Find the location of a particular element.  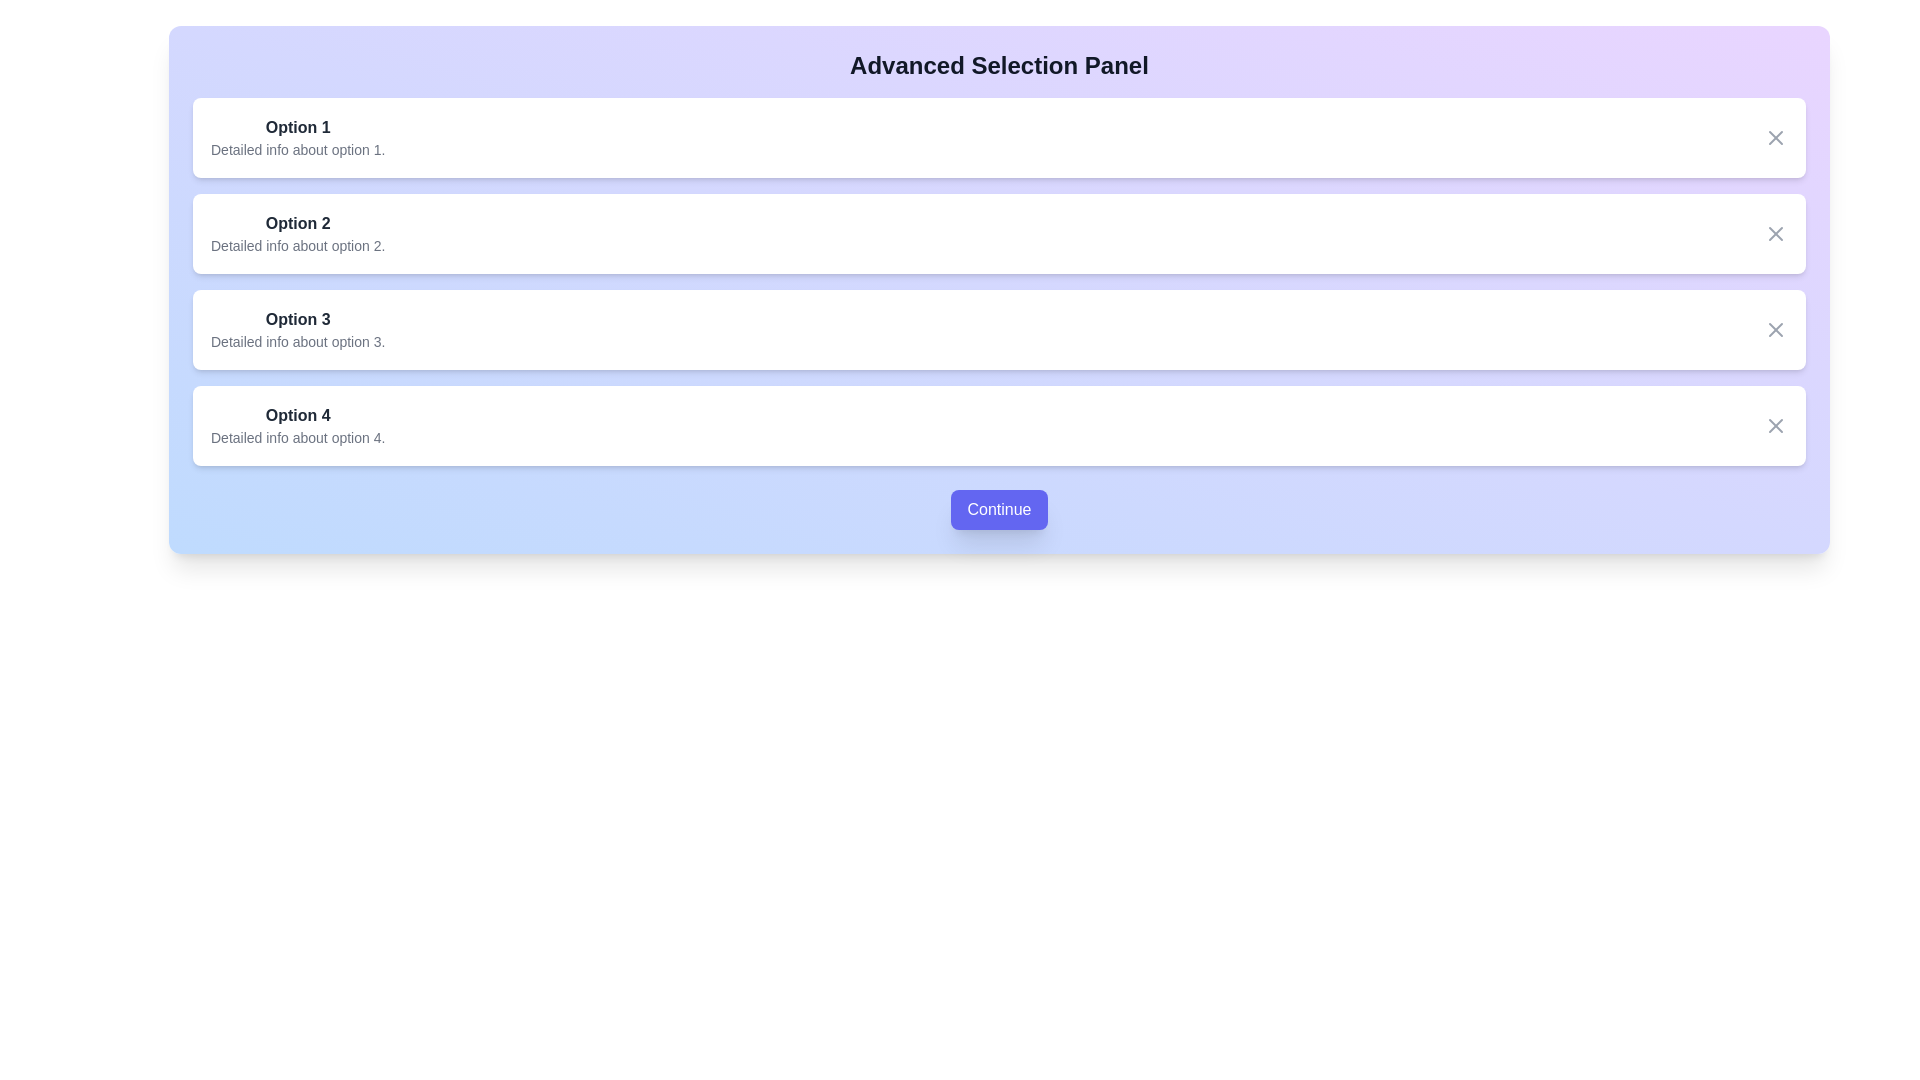

the static text label reading 'Detailed info about option 2.' located below the title 'Option 2.' is located at coordinates (297, 245).